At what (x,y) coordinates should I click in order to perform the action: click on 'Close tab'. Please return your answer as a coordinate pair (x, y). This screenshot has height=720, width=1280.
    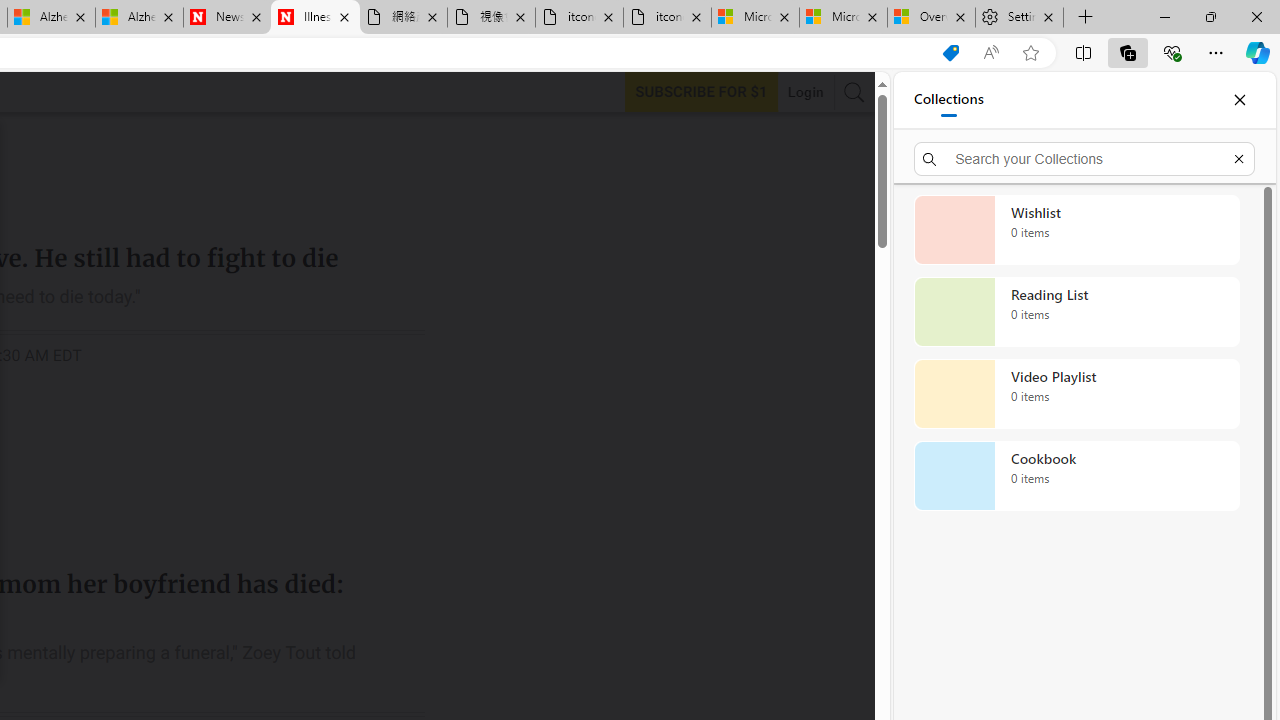
    Looking at the image, I should click on (1047, 17).